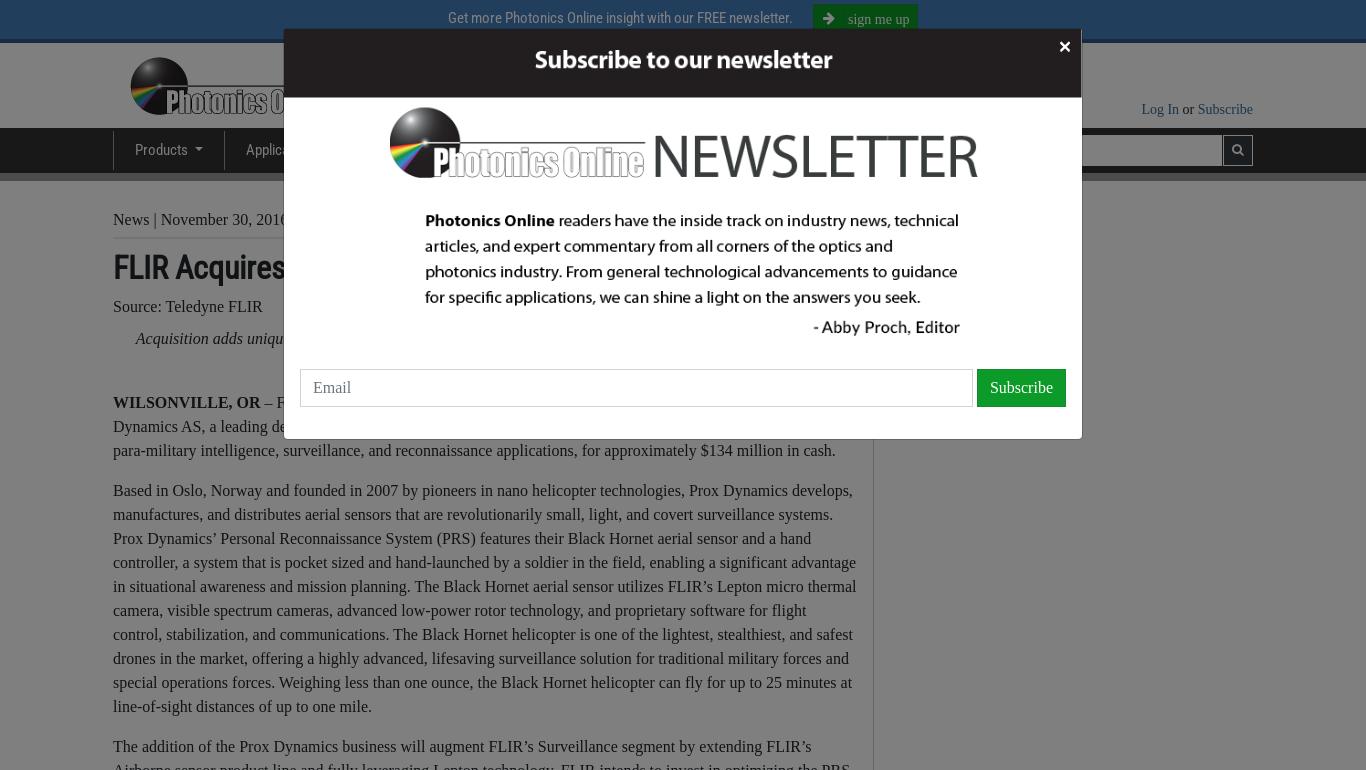  Describe the element at coordinates (186, 305) in the screenshot. I see `'Source: Teledyne FLIR'` at that location.